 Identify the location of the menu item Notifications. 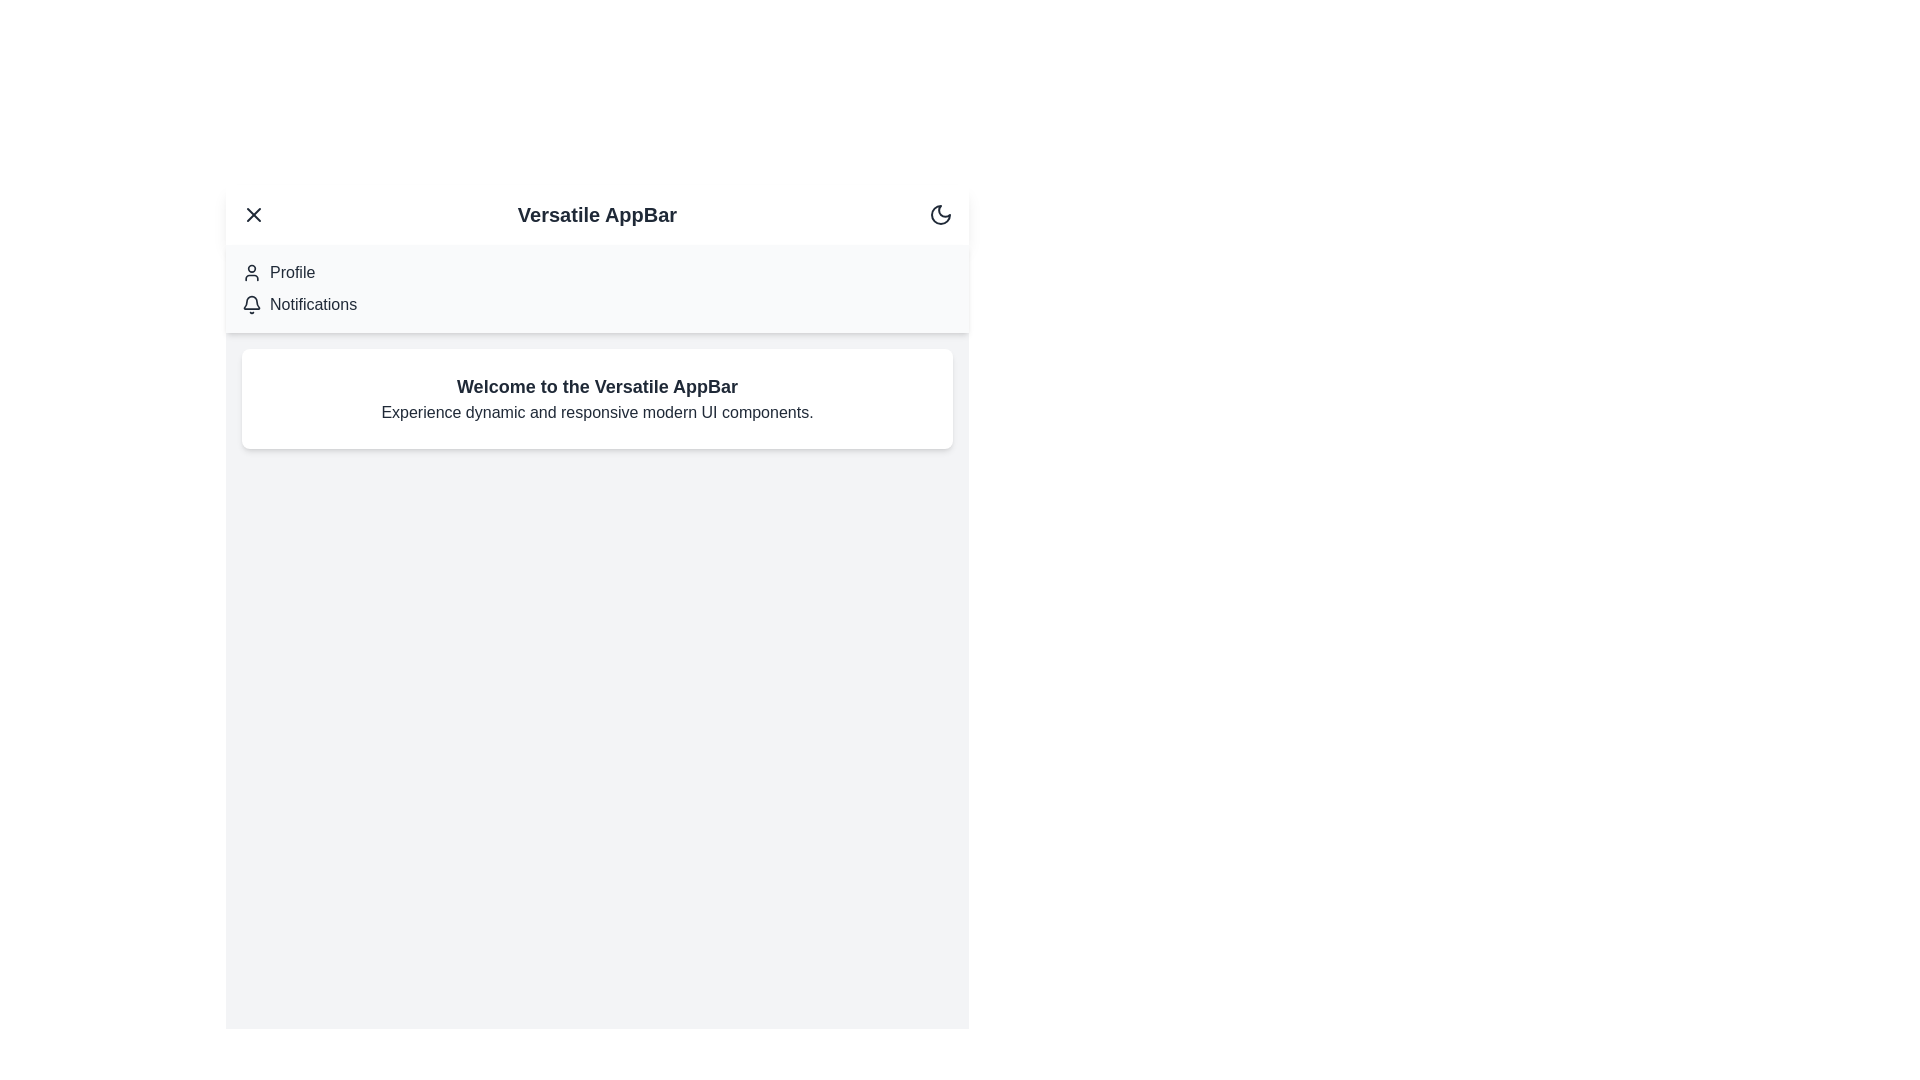
(253, 304).